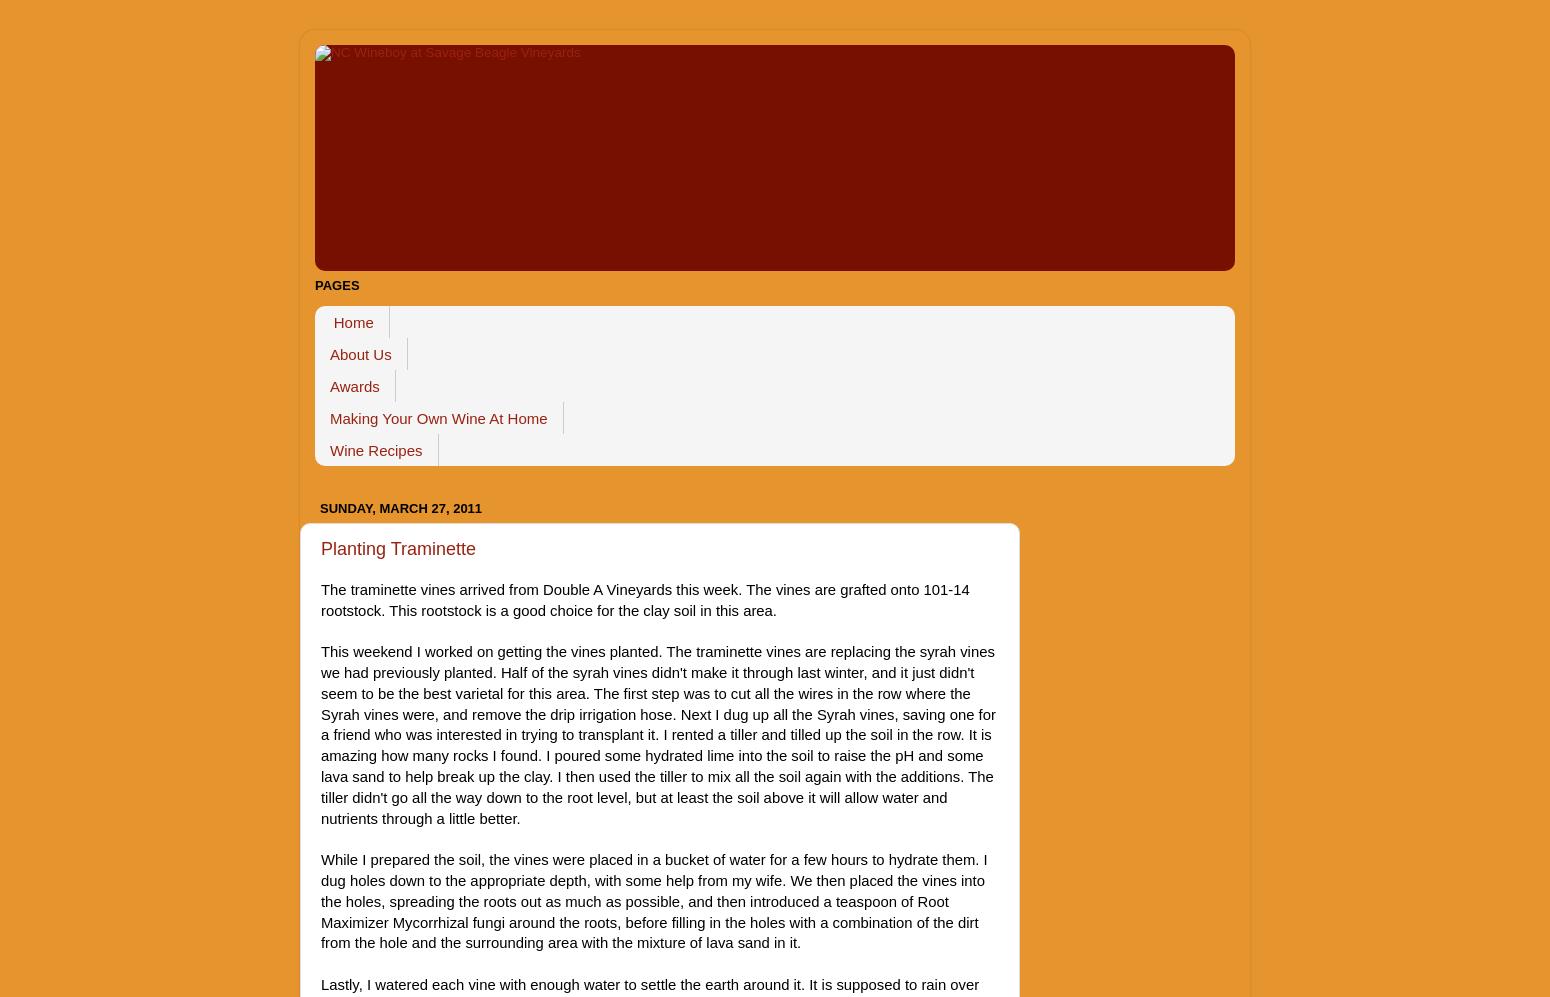 This screenshot has height=997, width=1550. Describe the element at coordinates (353, 385) in the screenshot. I see `'Awards'` at that location.